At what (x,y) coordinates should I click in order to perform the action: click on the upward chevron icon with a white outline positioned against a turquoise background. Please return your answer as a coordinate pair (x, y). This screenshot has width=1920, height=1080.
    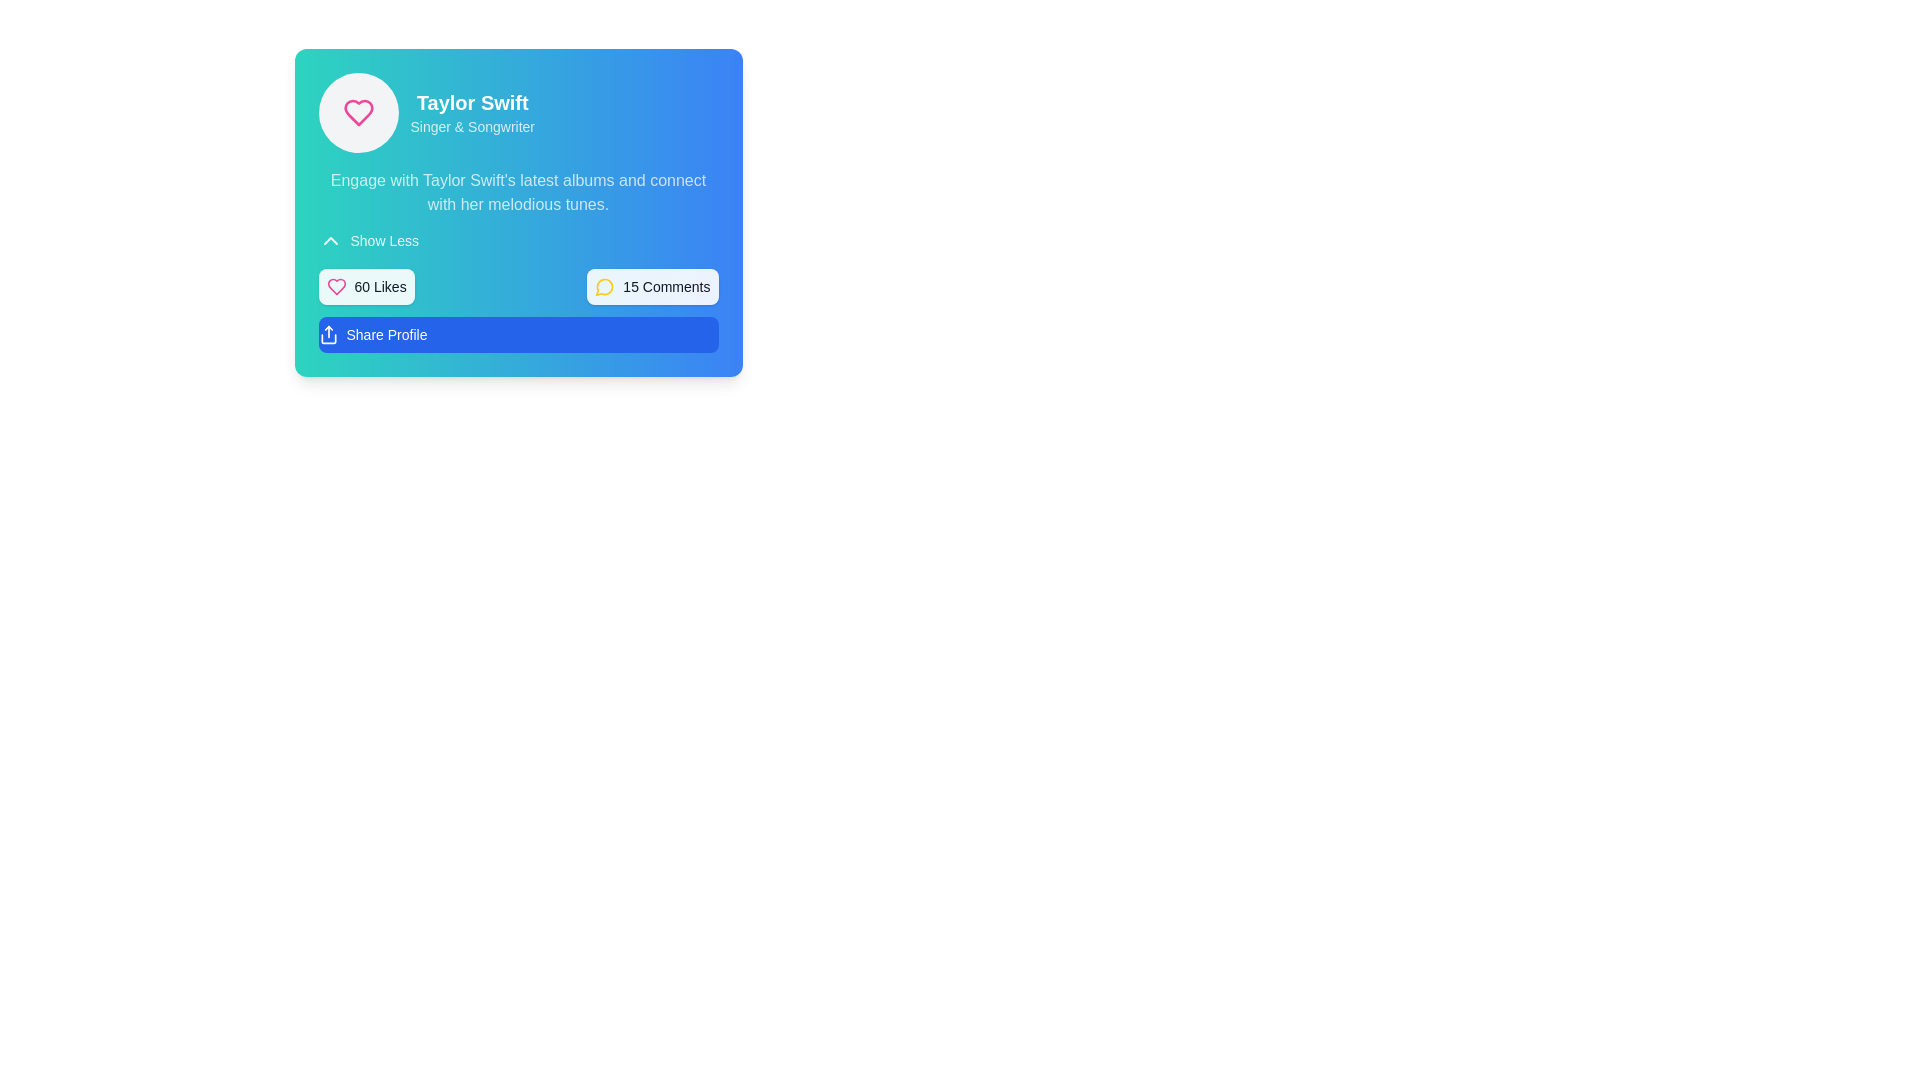
    Looking at the image, I should click on (330, 239).